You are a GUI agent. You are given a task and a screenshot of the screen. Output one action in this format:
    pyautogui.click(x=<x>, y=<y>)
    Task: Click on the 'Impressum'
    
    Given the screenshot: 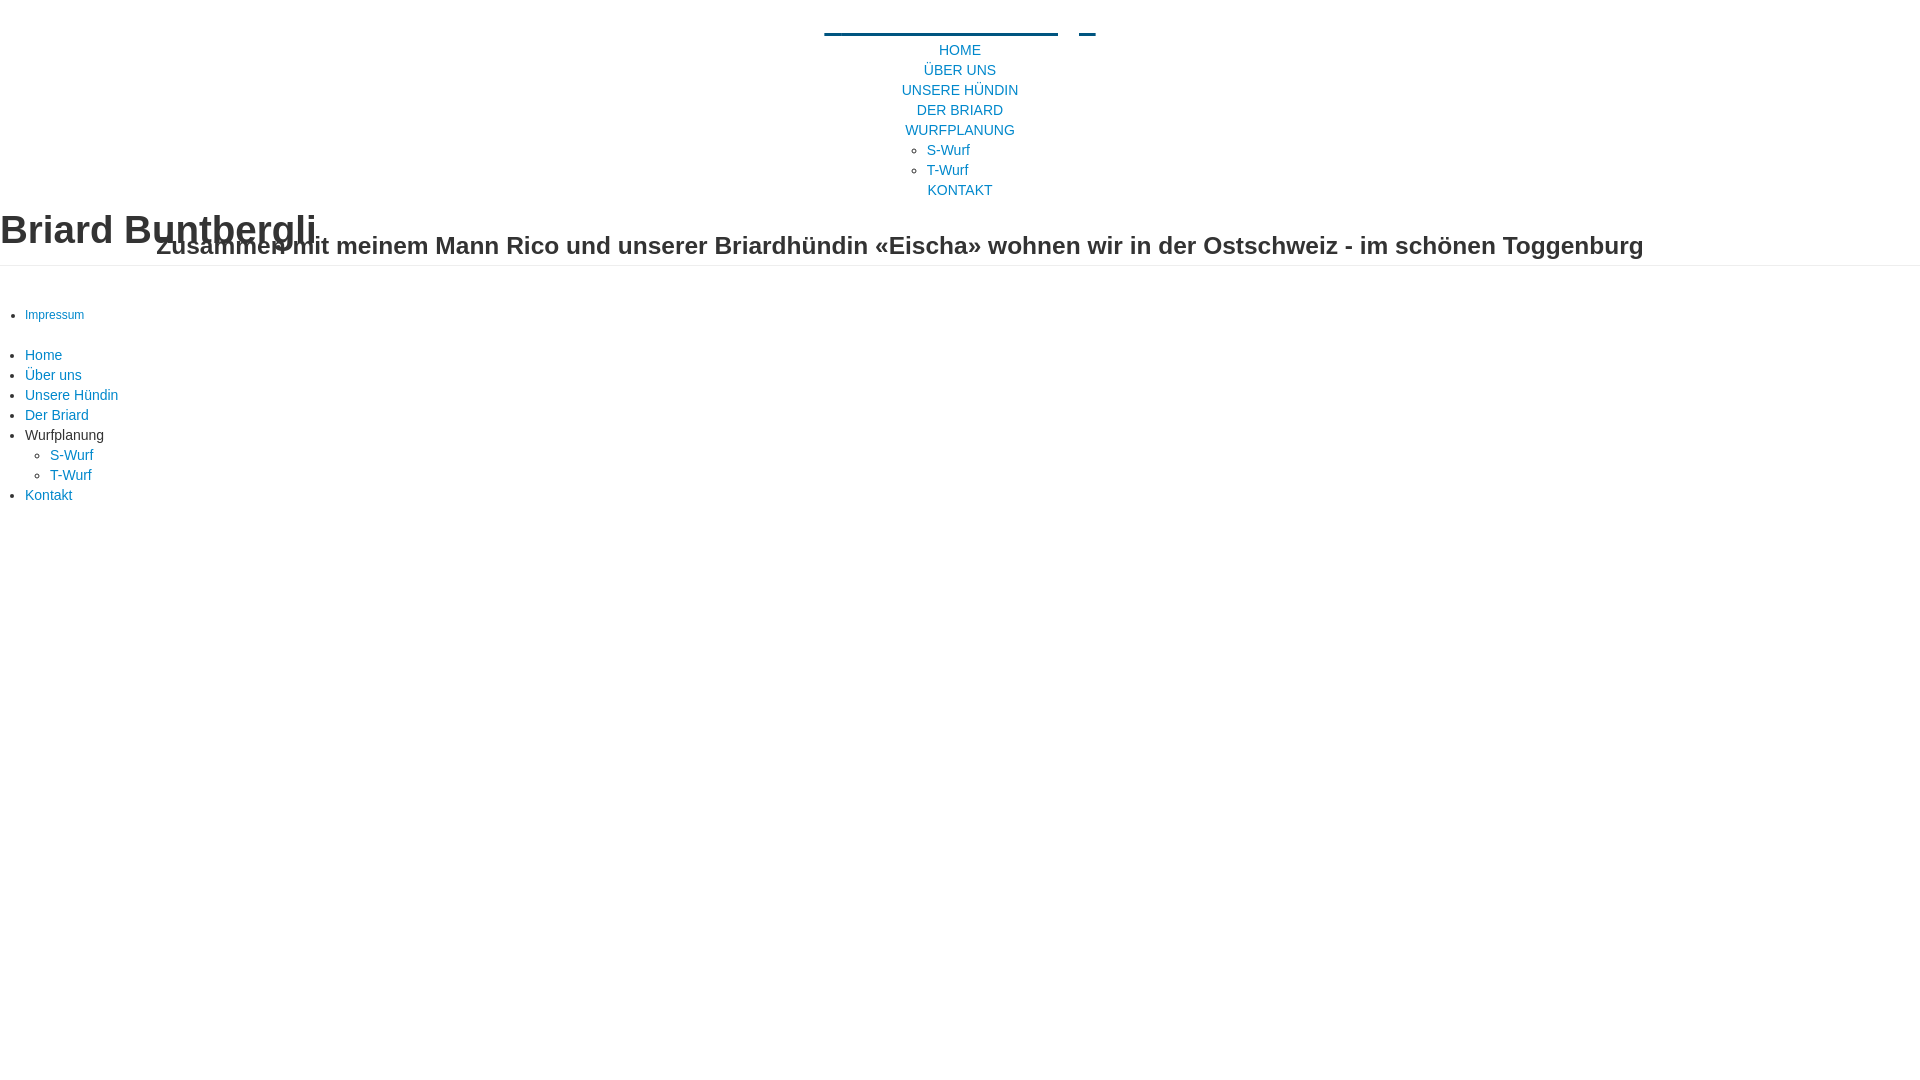 What is the action you would take?
    pyautogui.click(x=24, y=315)
    